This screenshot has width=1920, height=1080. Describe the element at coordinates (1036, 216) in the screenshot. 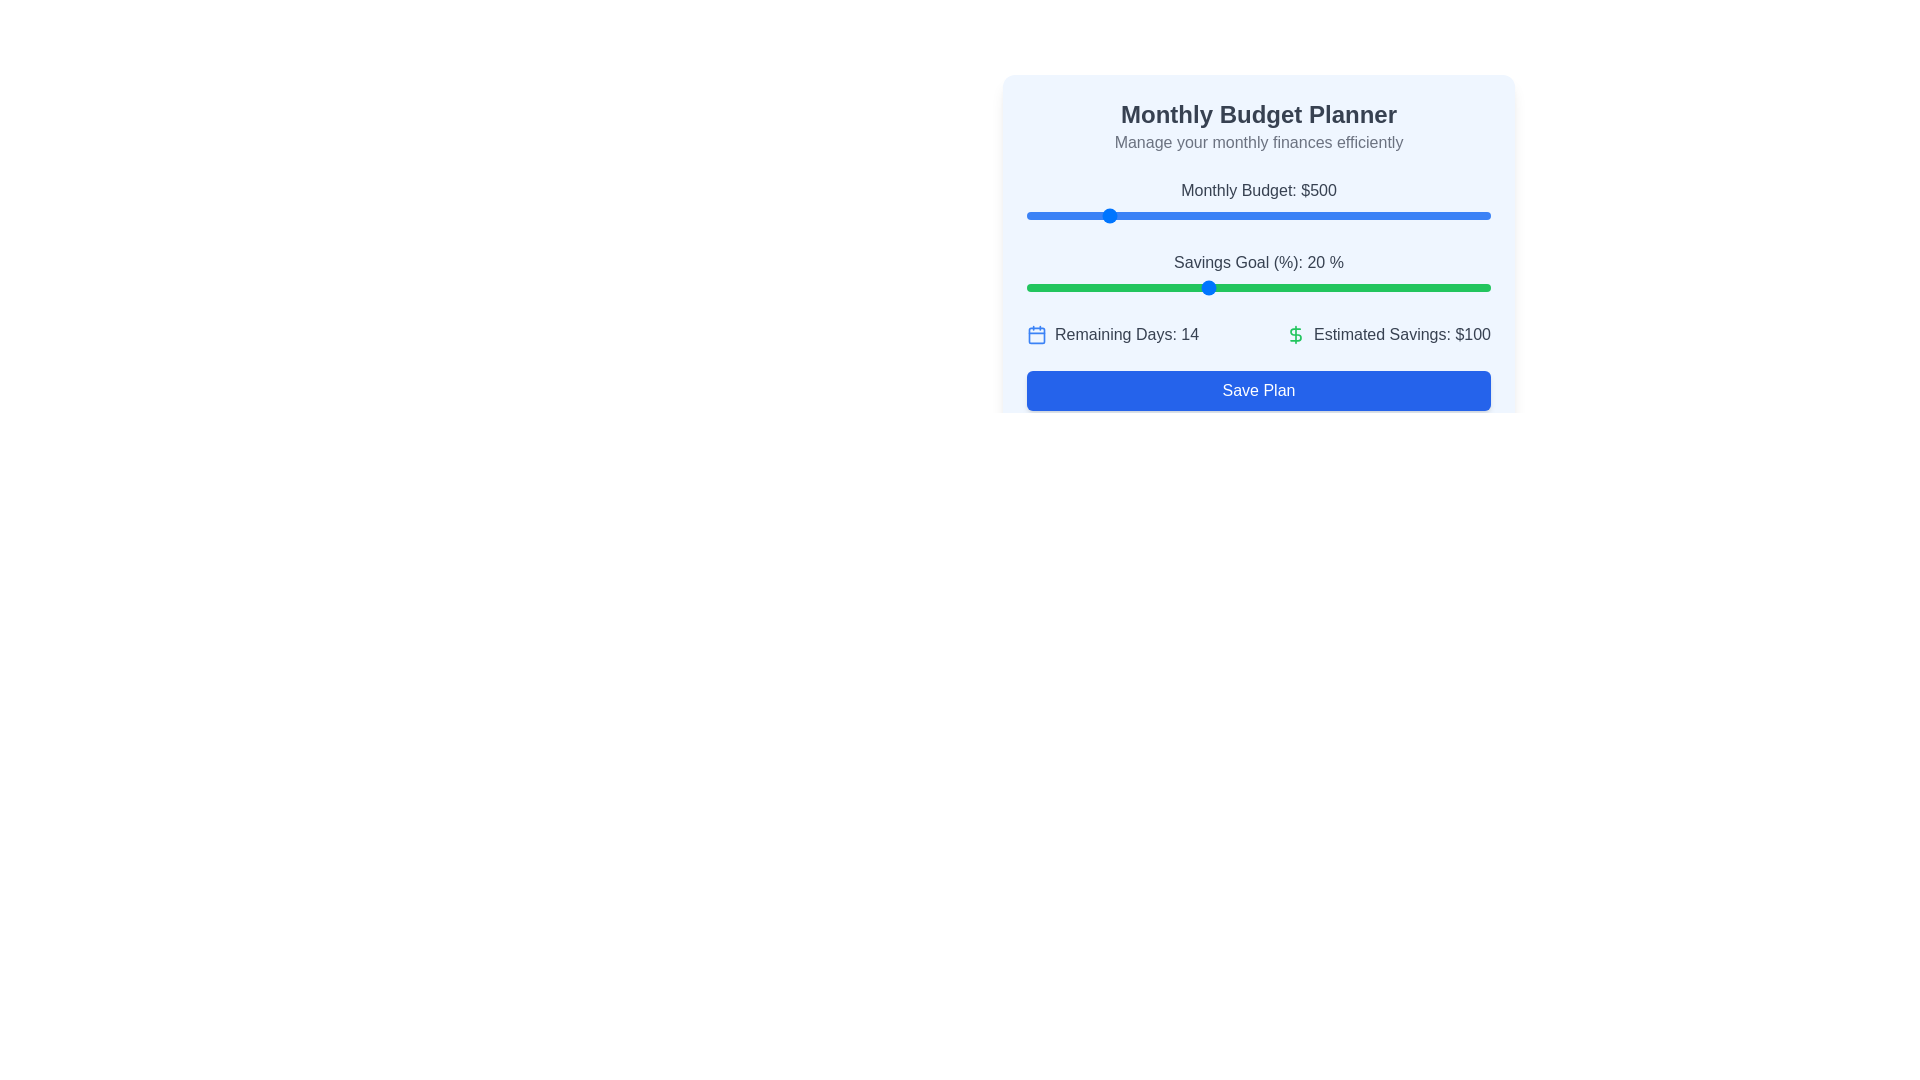

I see `the budget` at that location.